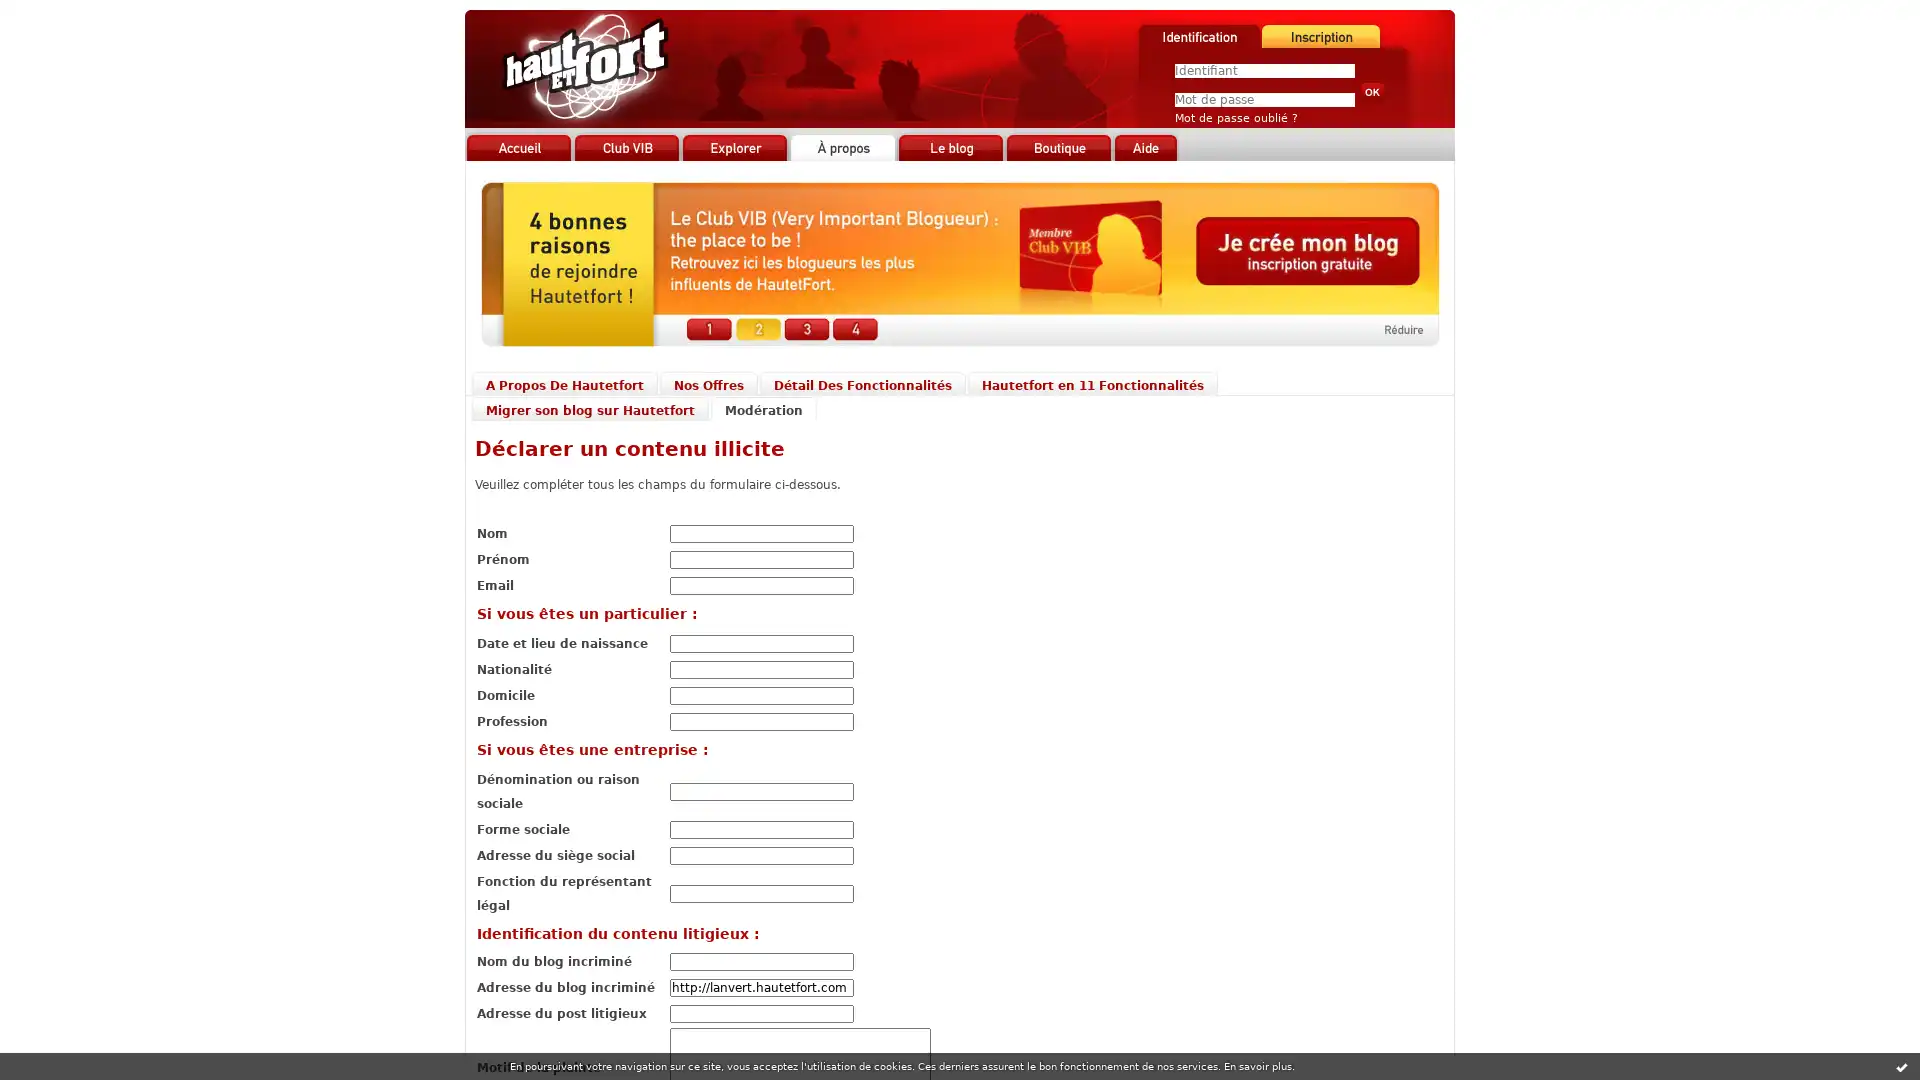 This screenshot has width=1920, height=1080. Describe the element at coordinates (1371, 92) in the screenshot. I see `Valider` at that location.